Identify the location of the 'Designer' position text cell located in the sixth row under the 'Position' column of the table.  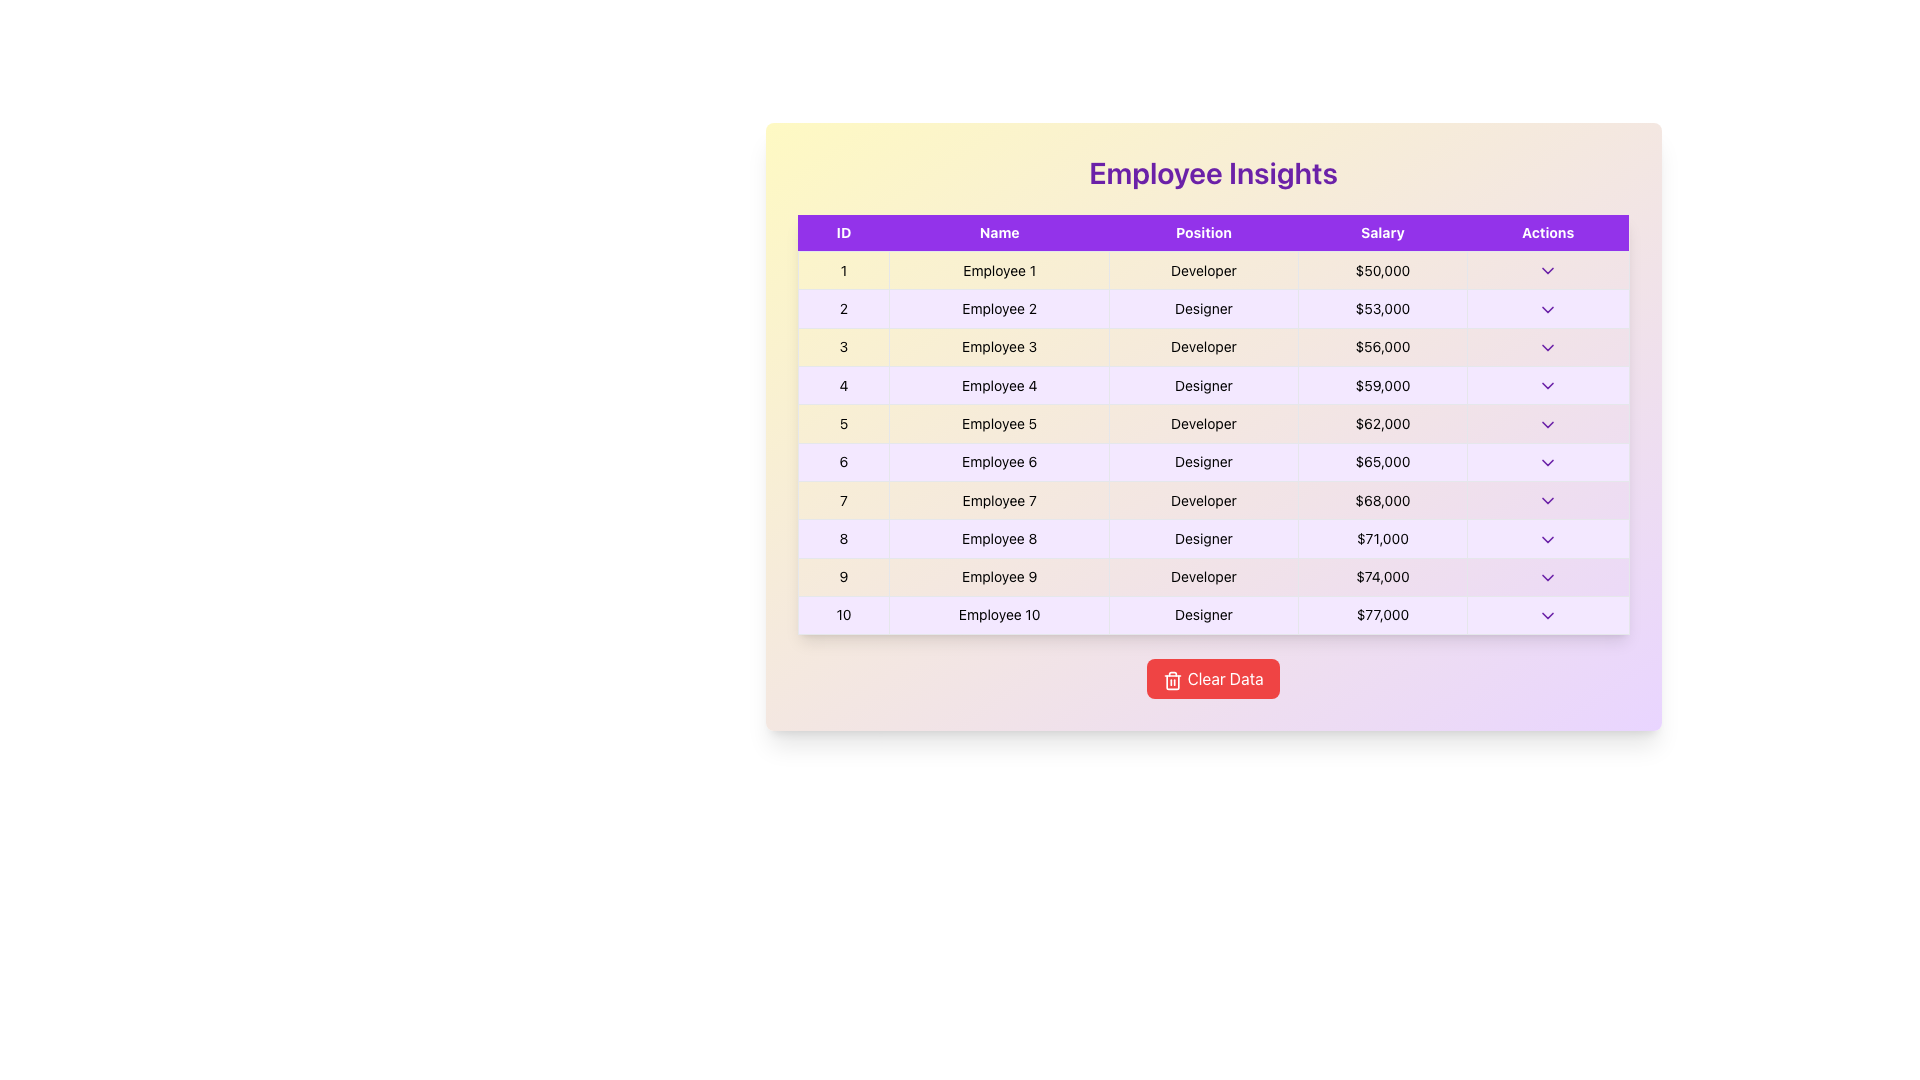
(1203, 462).